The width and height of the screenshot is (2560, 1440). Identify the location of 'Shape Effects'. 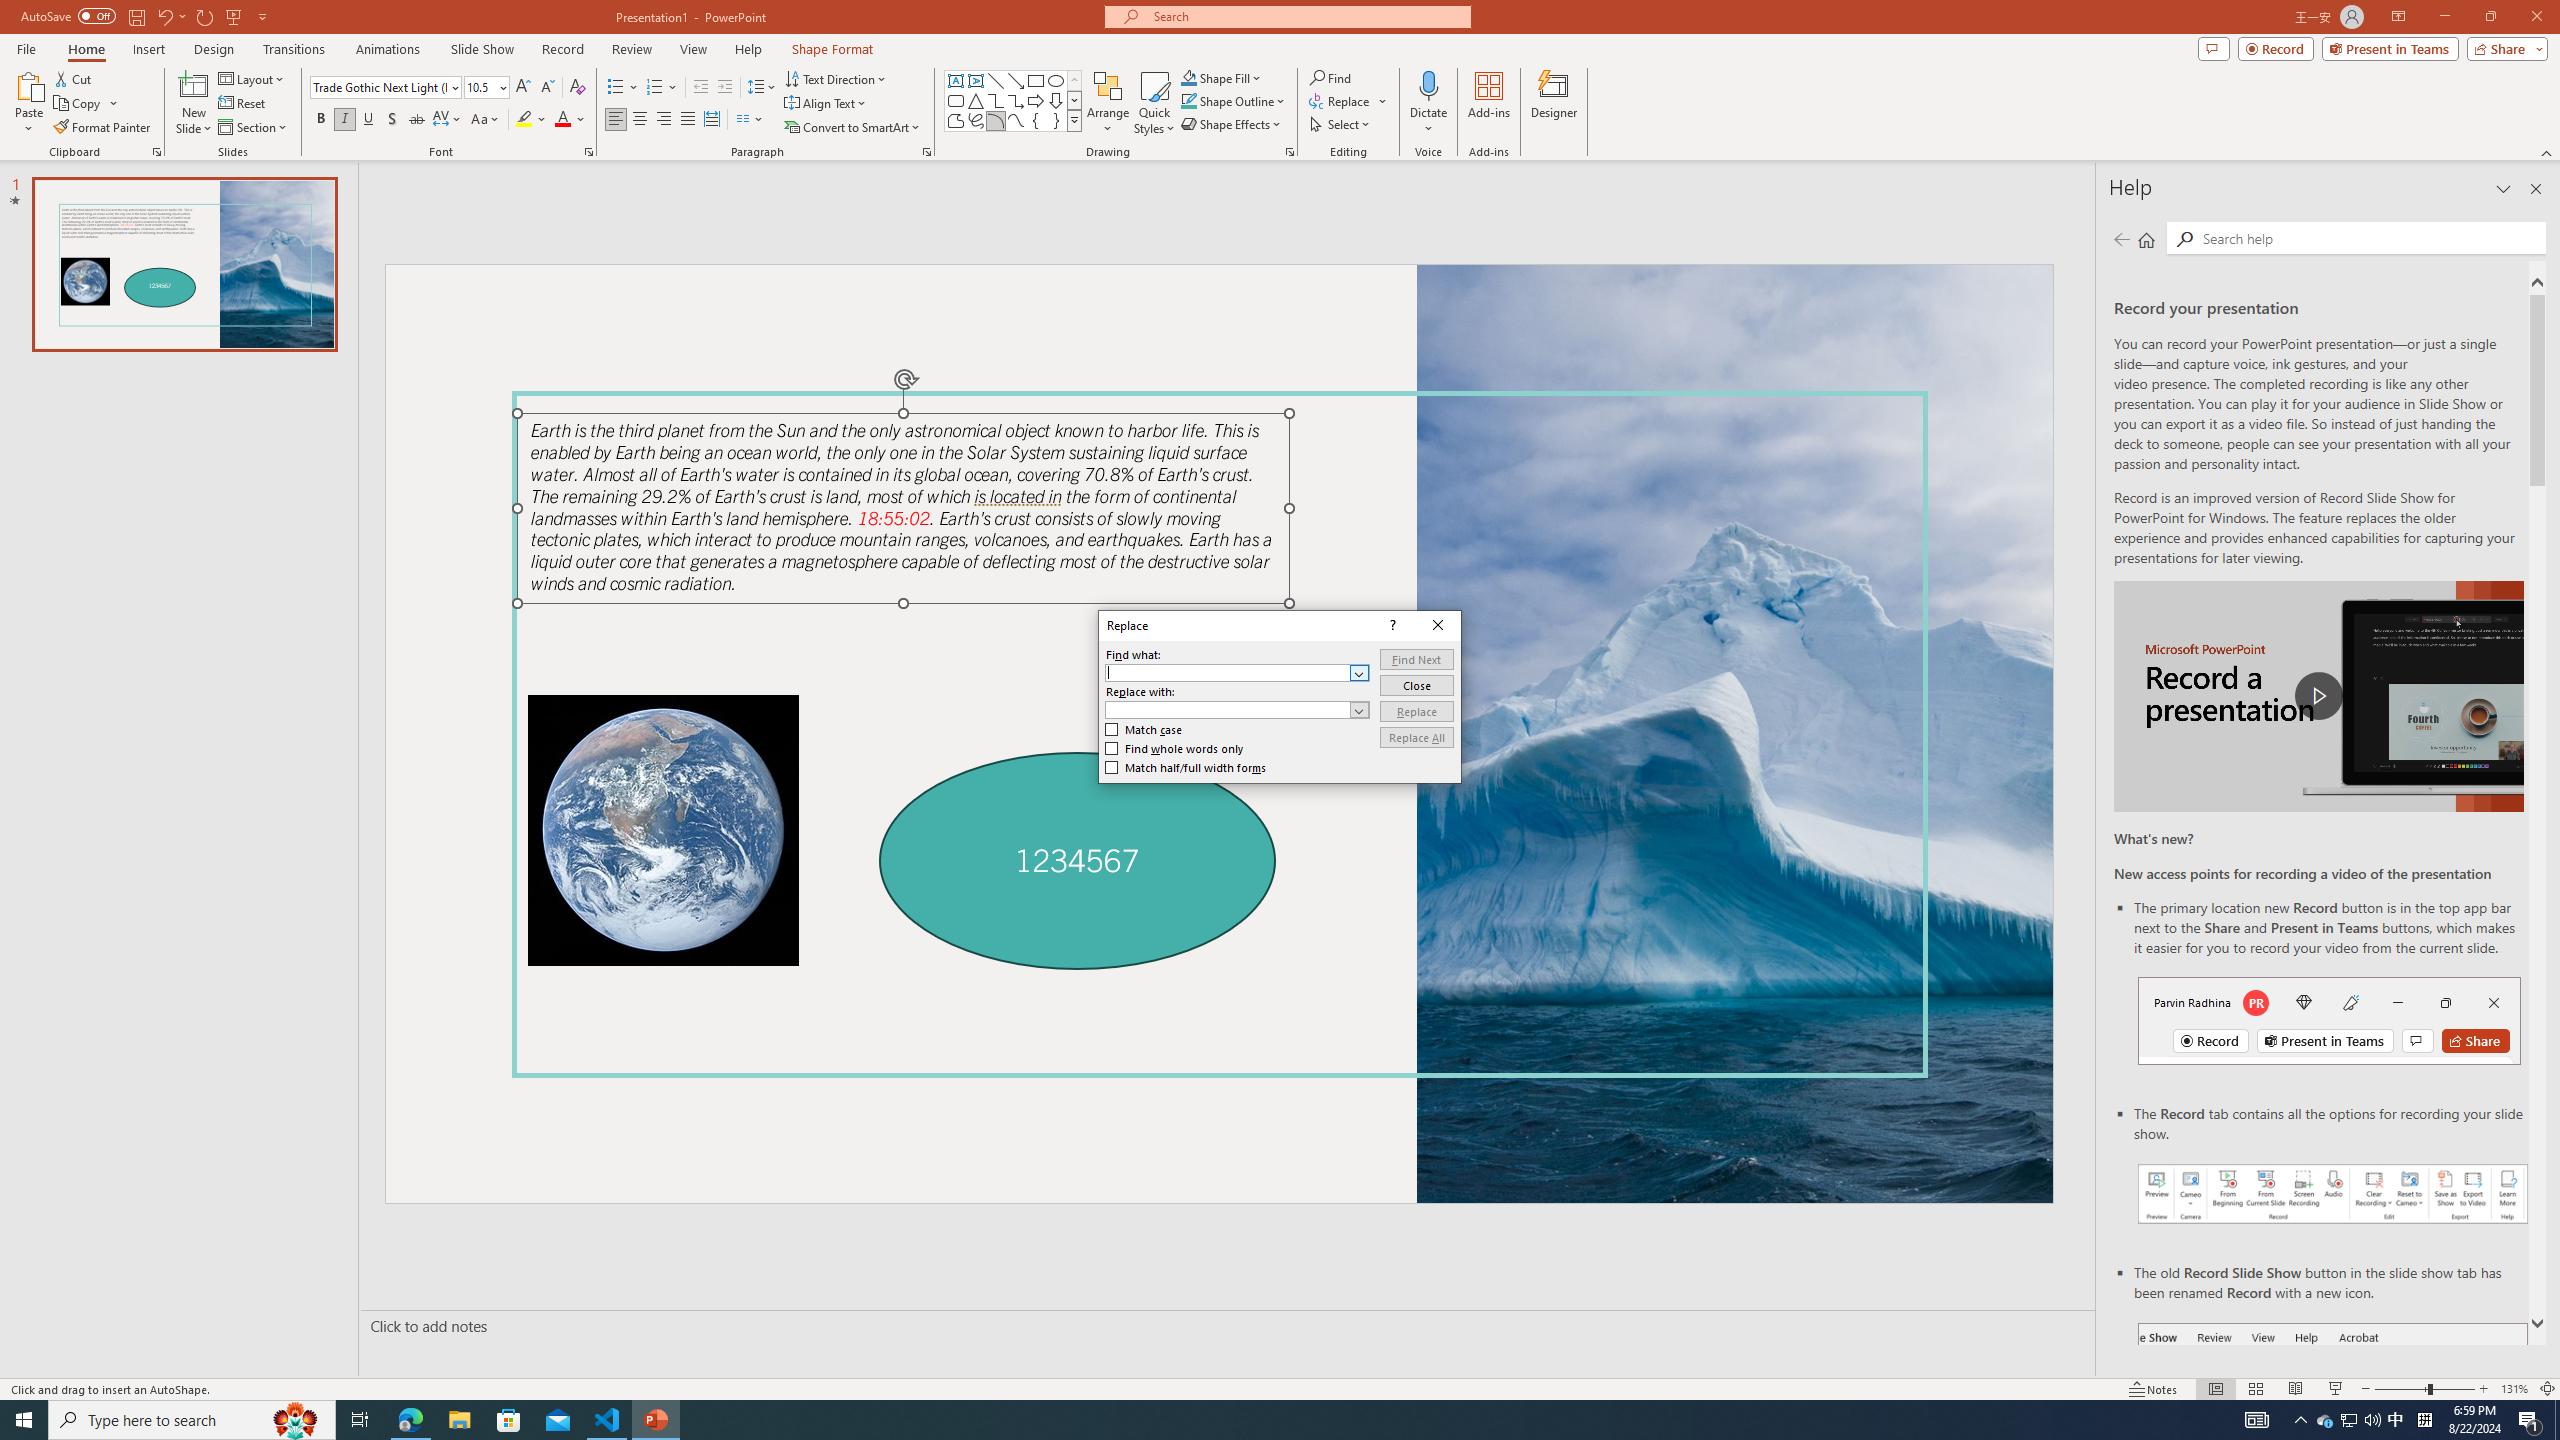
(1231, 122).